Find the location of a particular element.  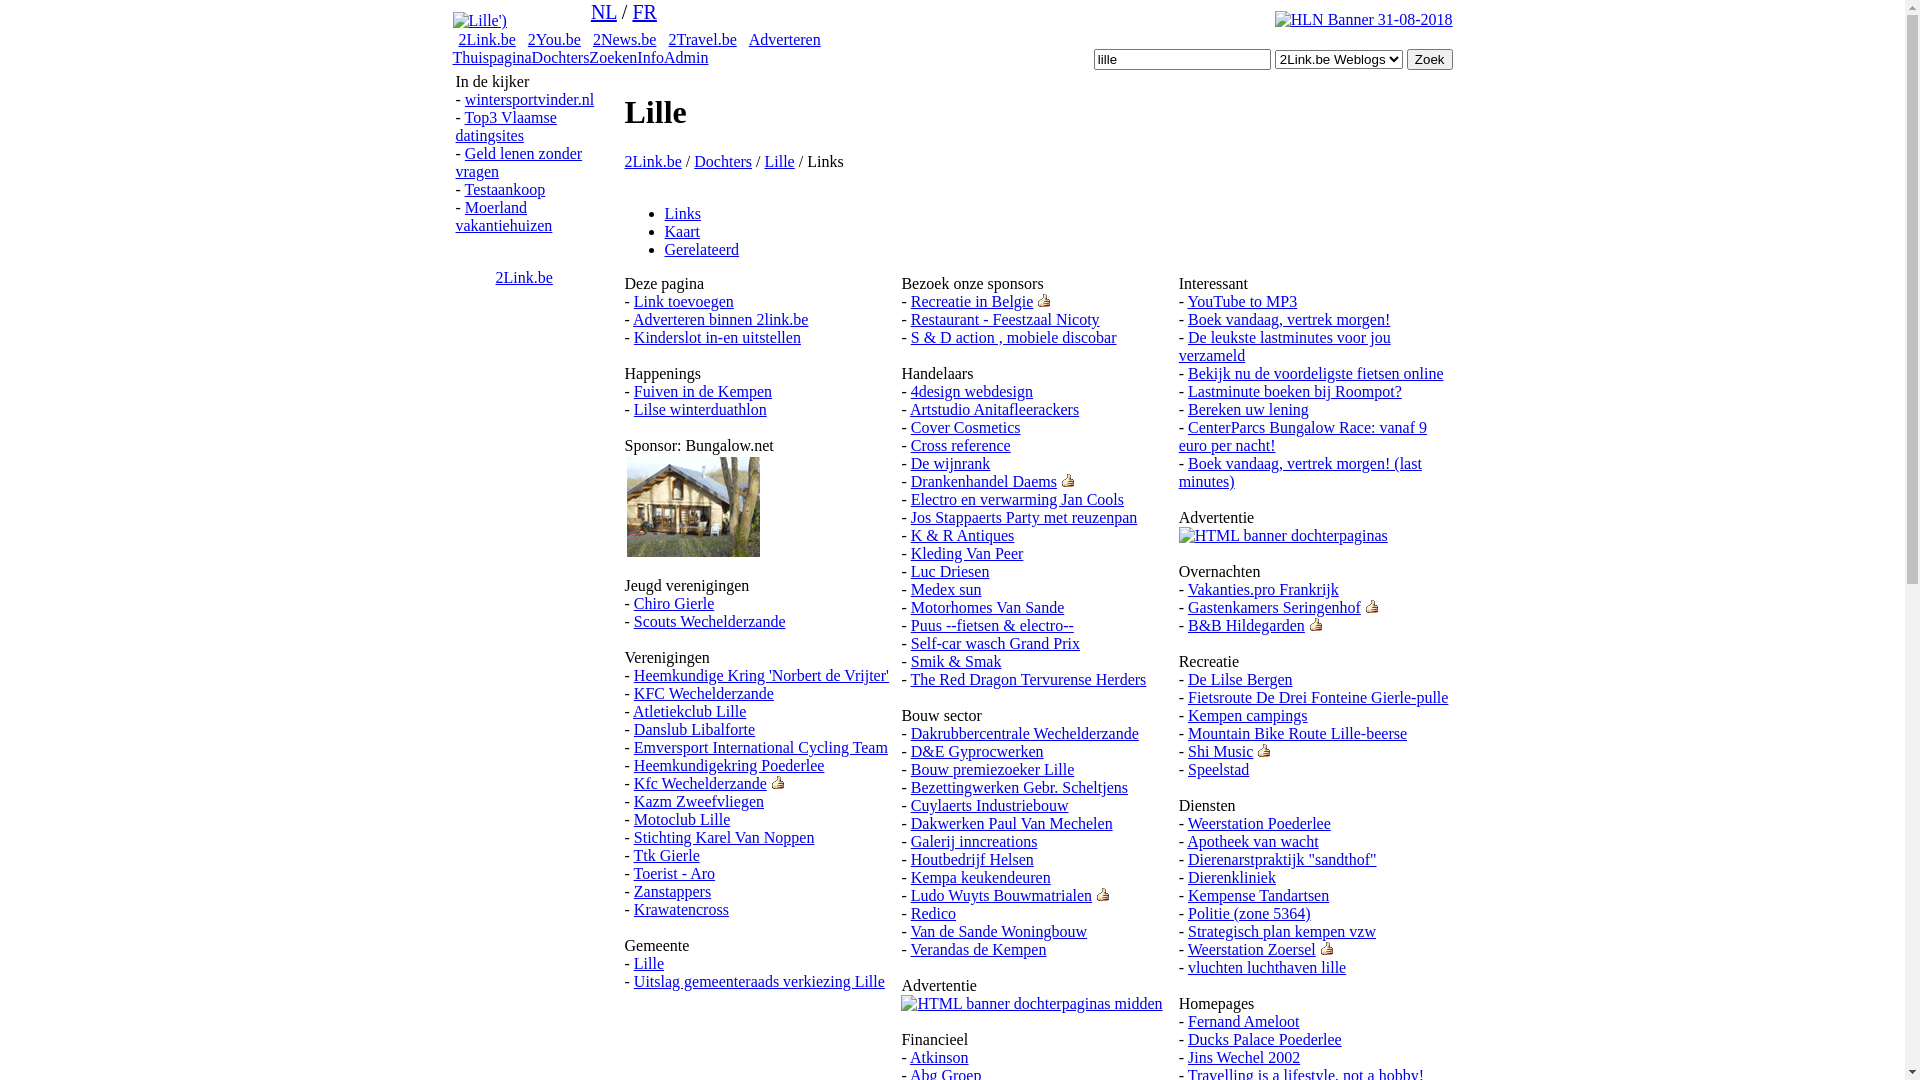

'Ducks Palace Poederlee' is located at coordinates (1264, 1038).